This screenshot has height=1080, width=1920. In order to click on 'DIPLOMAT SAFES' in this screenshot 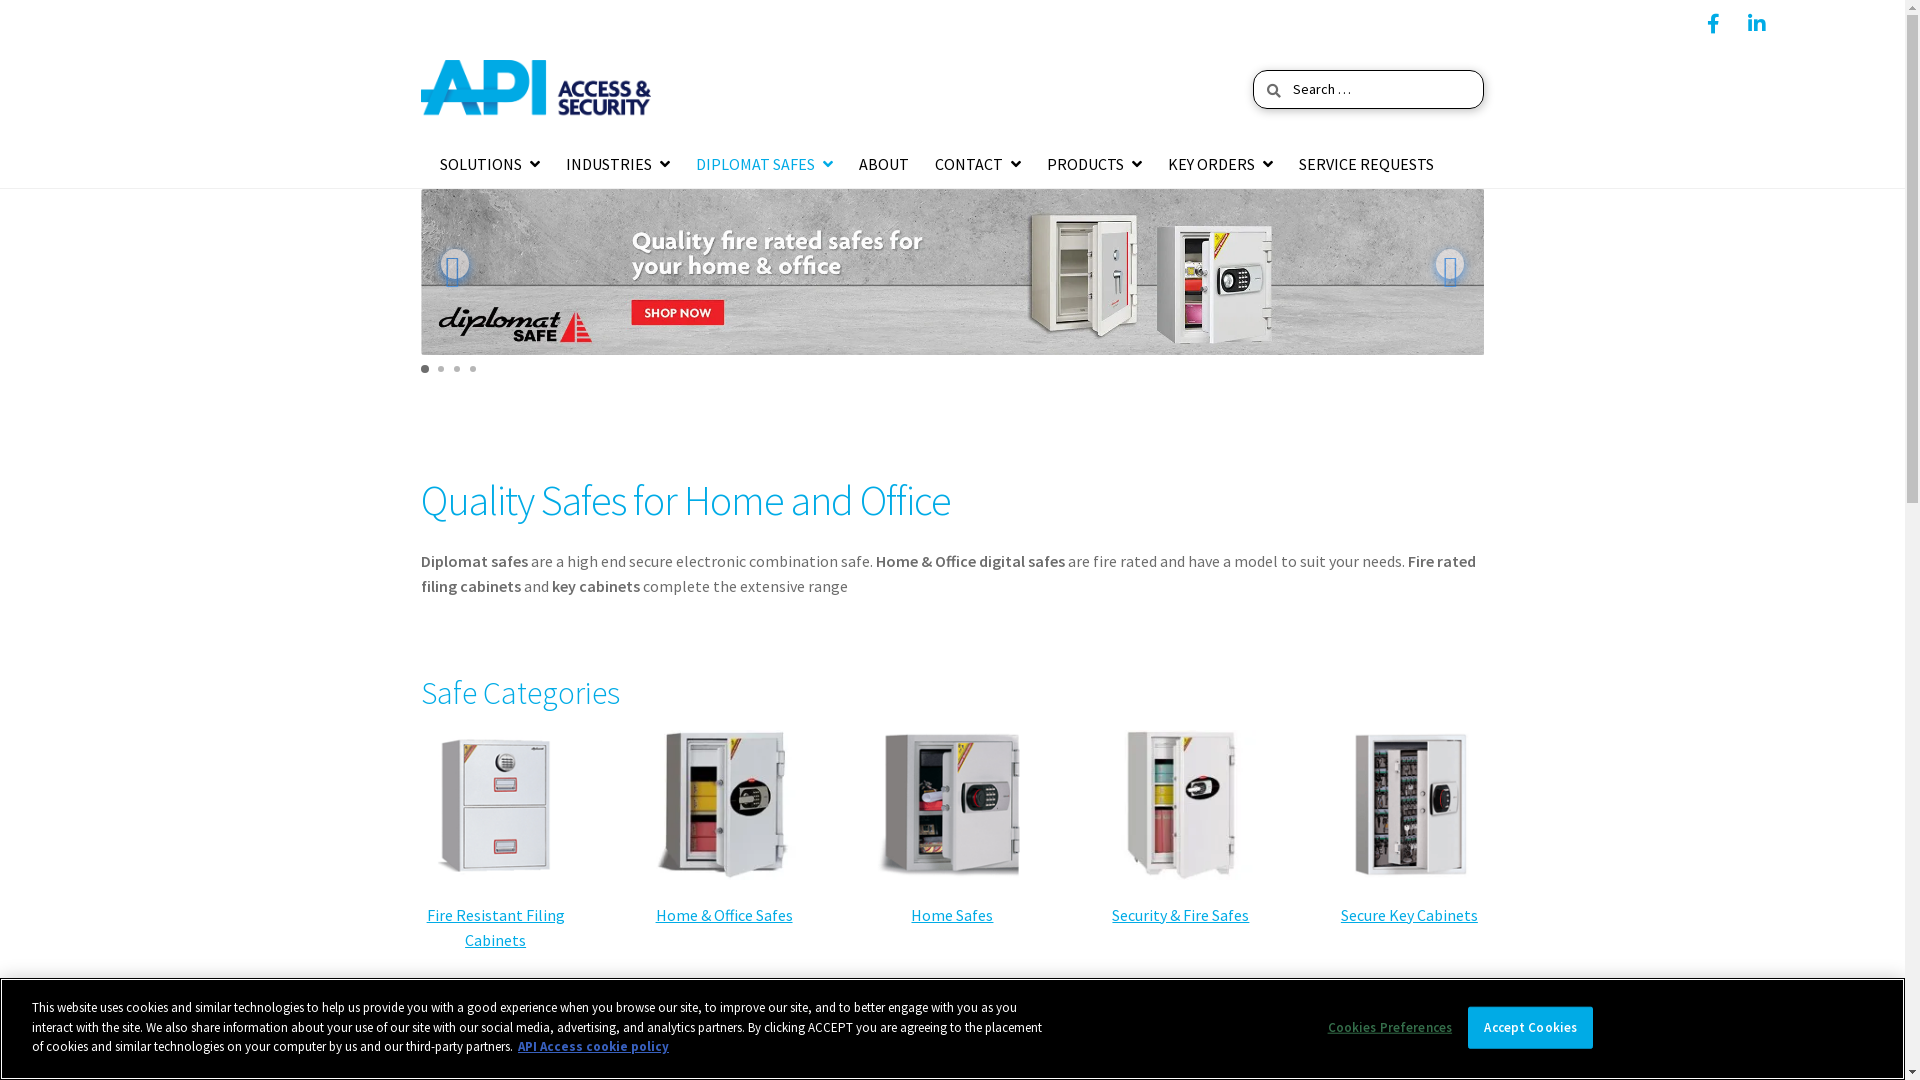, I will do `click(690, 164)`.